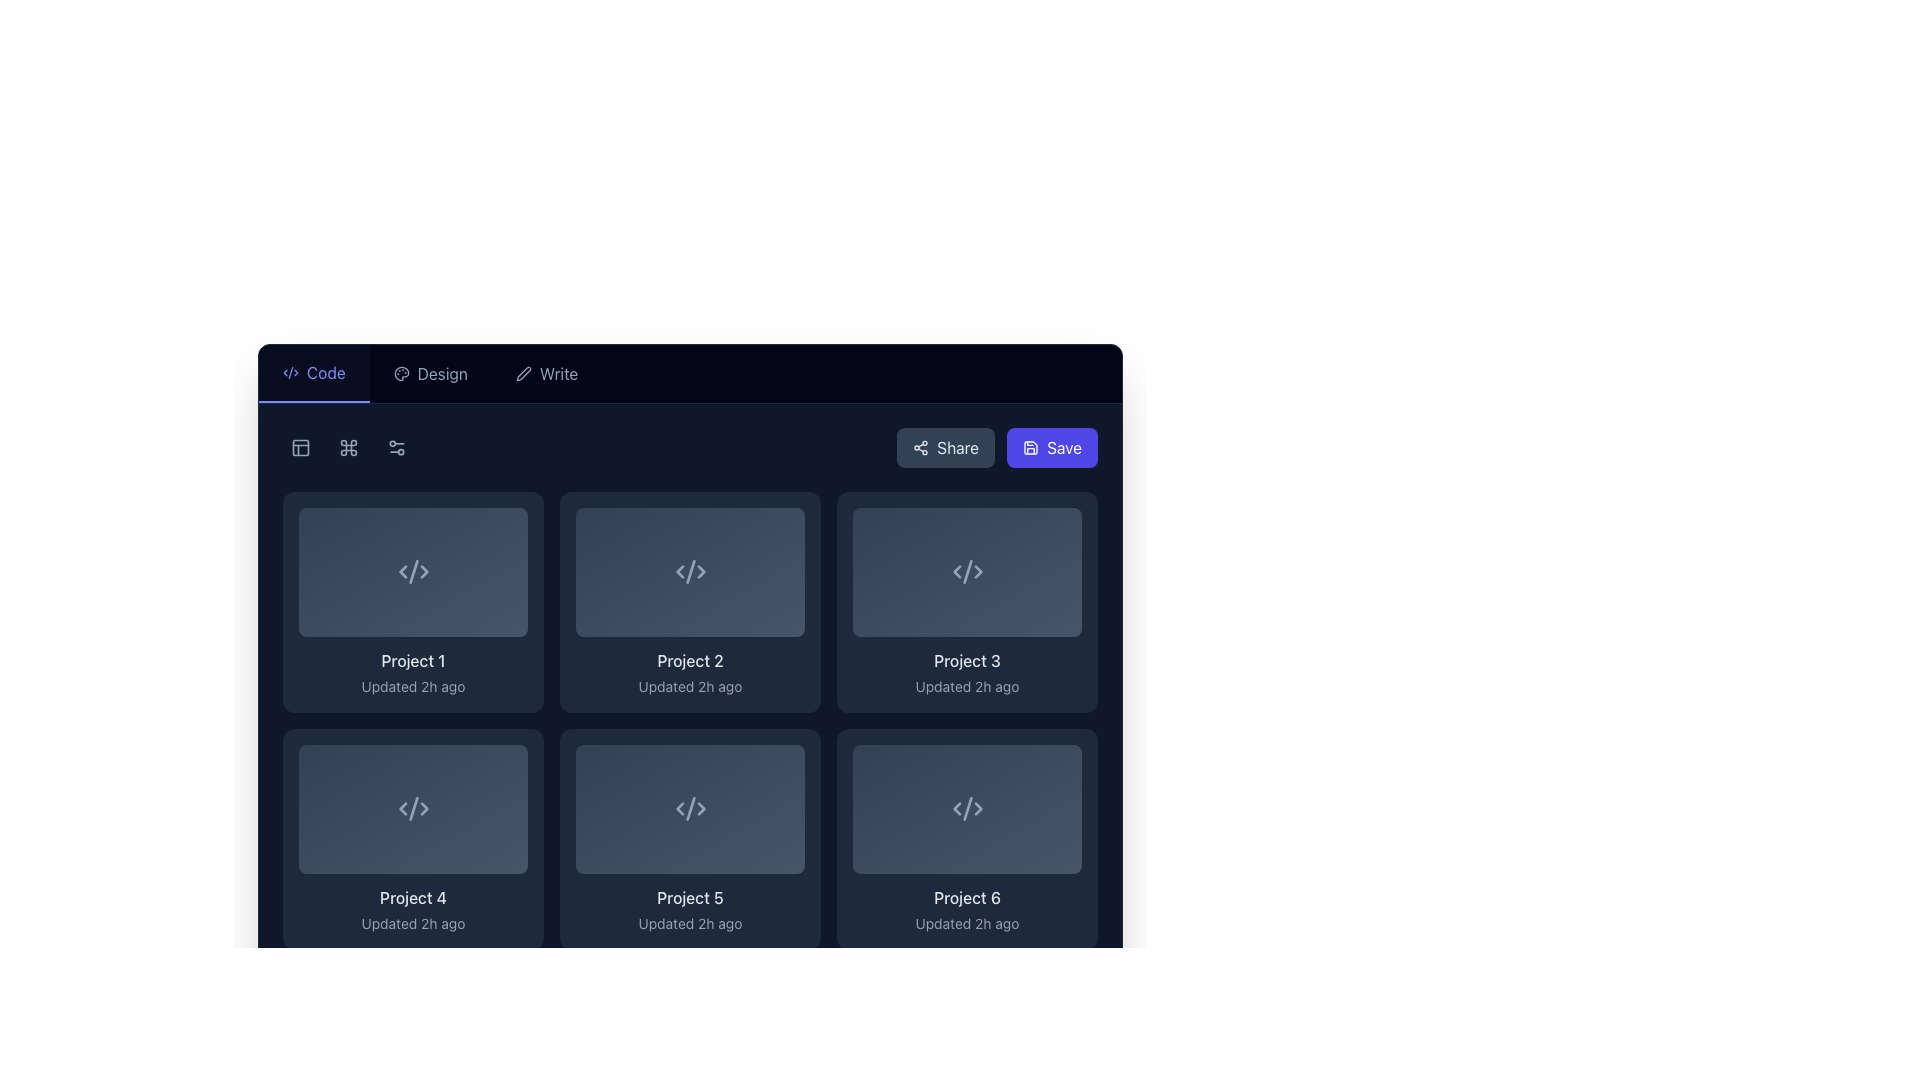  Describe the element at coordinates (412, 601) in the screenshot. I see `the first project card` at that location.